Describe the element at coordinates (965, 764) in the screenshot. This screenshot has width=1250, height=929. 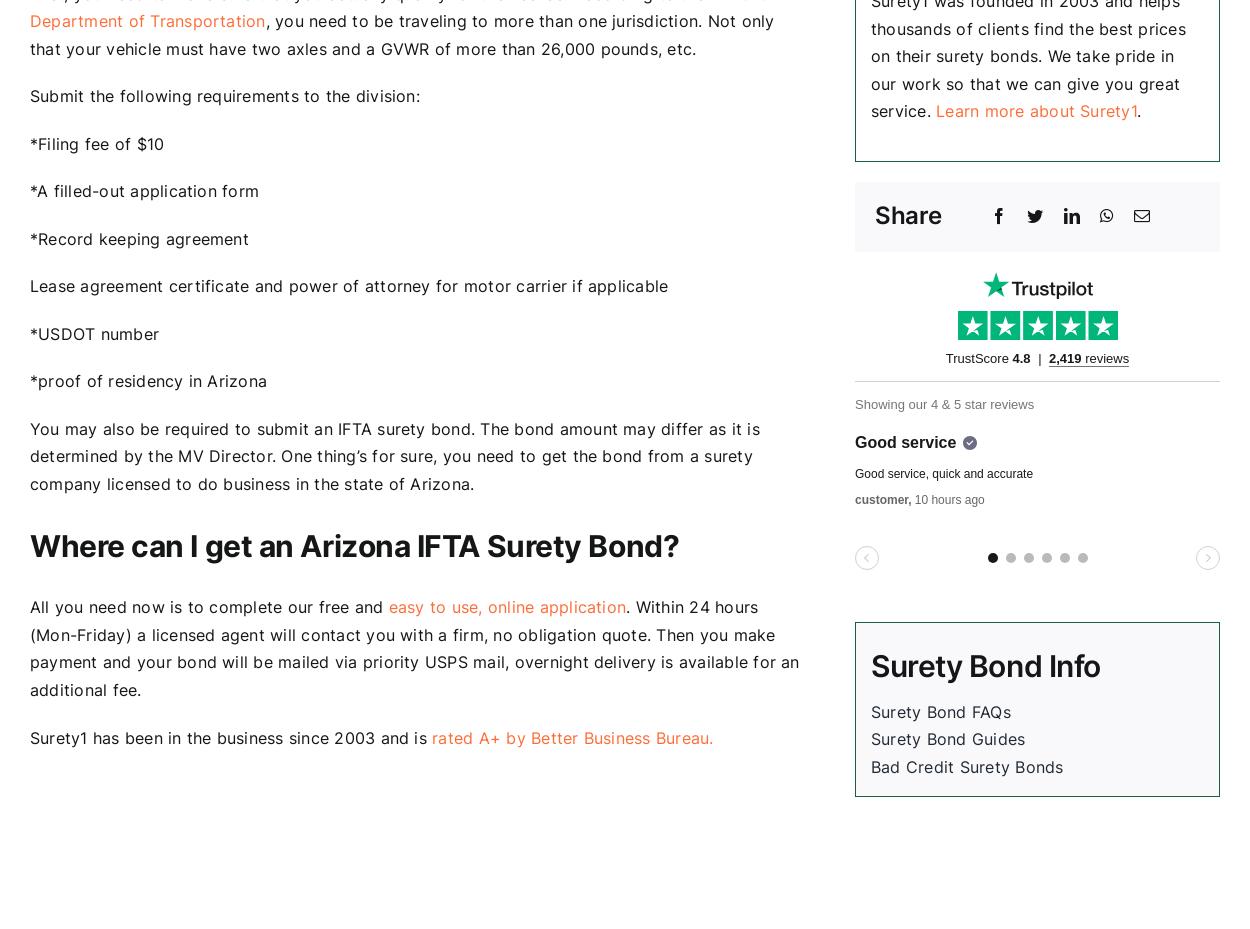
I see `'Bad Credit Surety Bonds'` at that location.